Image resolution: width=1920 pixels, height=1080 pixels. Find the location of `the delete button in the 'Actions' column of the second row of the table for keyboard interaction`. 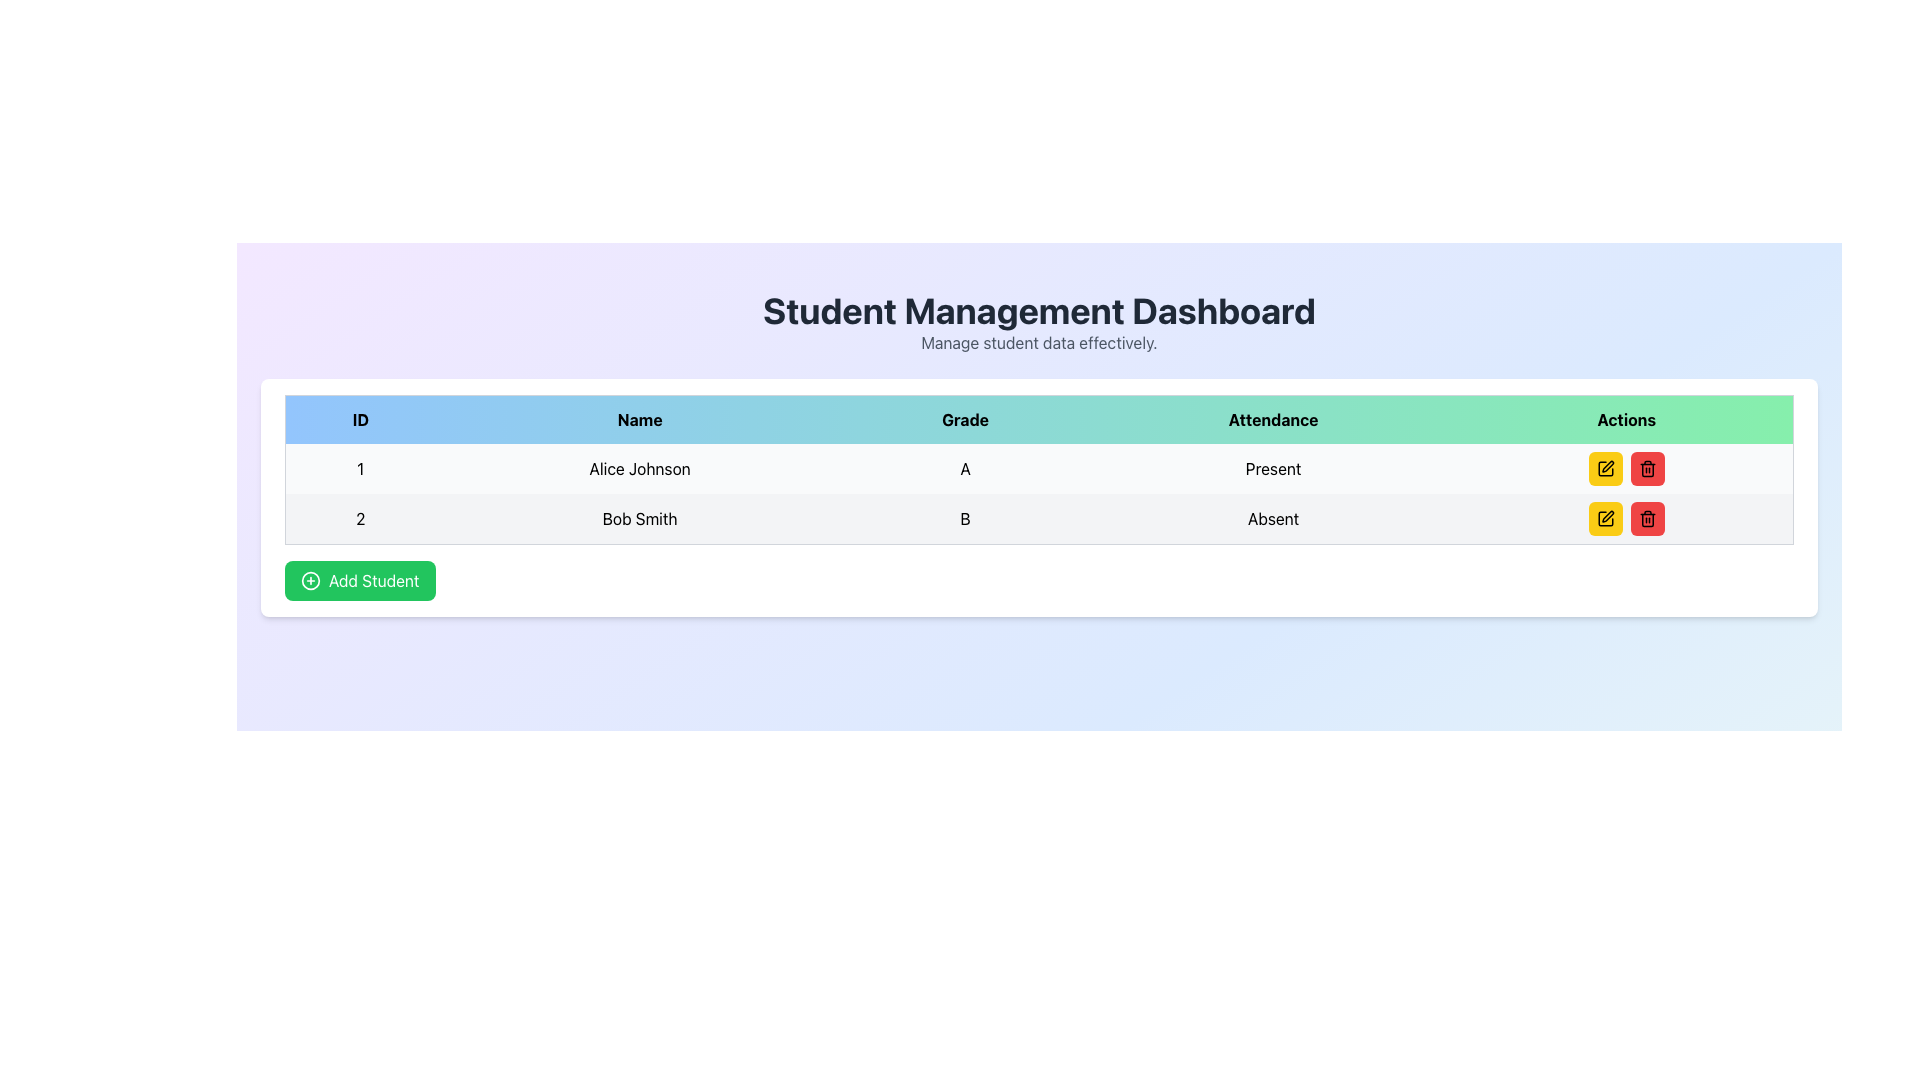

the delete button in the 'Actions' column of the second row of the table for keyboard interaction is located at coordinates (1647, 518).